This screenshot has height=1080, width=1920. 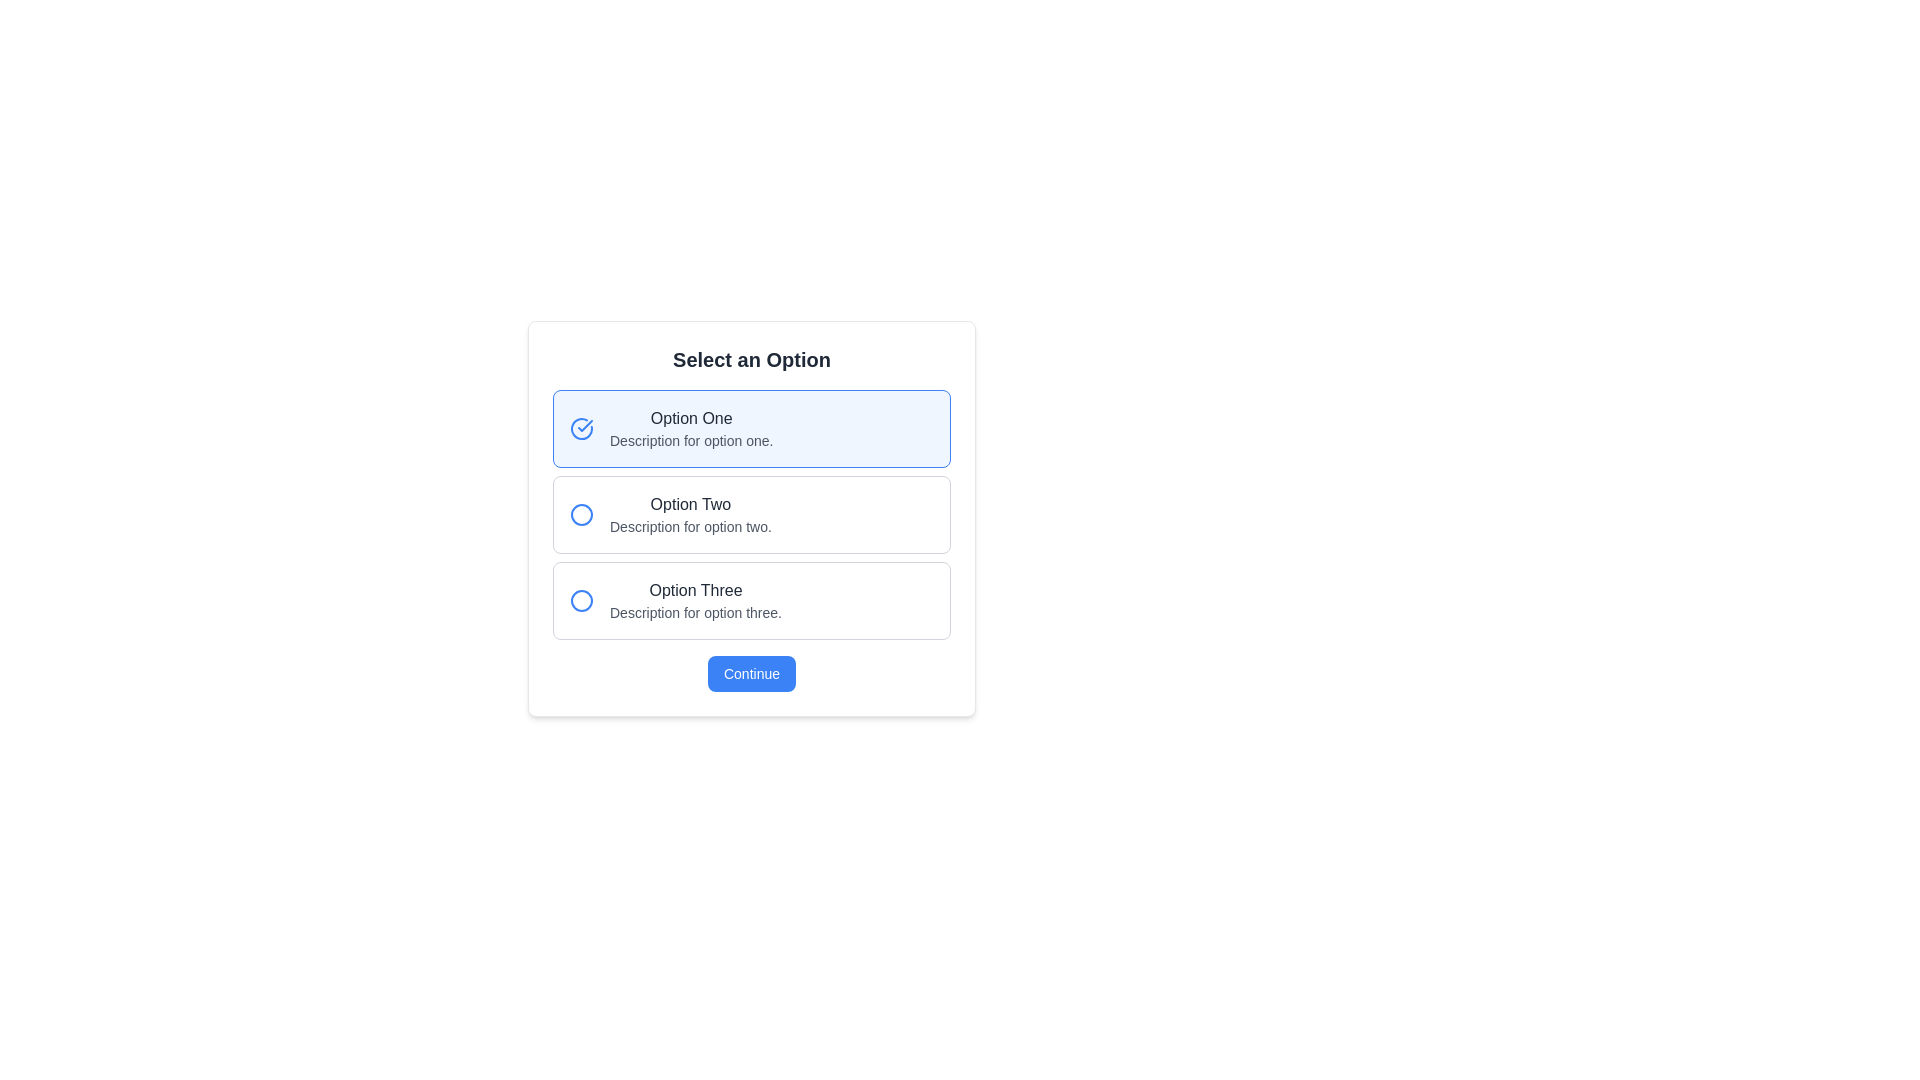 What do you see at coordinates (580, 600) in the screenshot?
I see `the SVG circle graphic with a blue stroke that serves as a visual indicator for 'Option Two'` at bounding box center [580, 600].